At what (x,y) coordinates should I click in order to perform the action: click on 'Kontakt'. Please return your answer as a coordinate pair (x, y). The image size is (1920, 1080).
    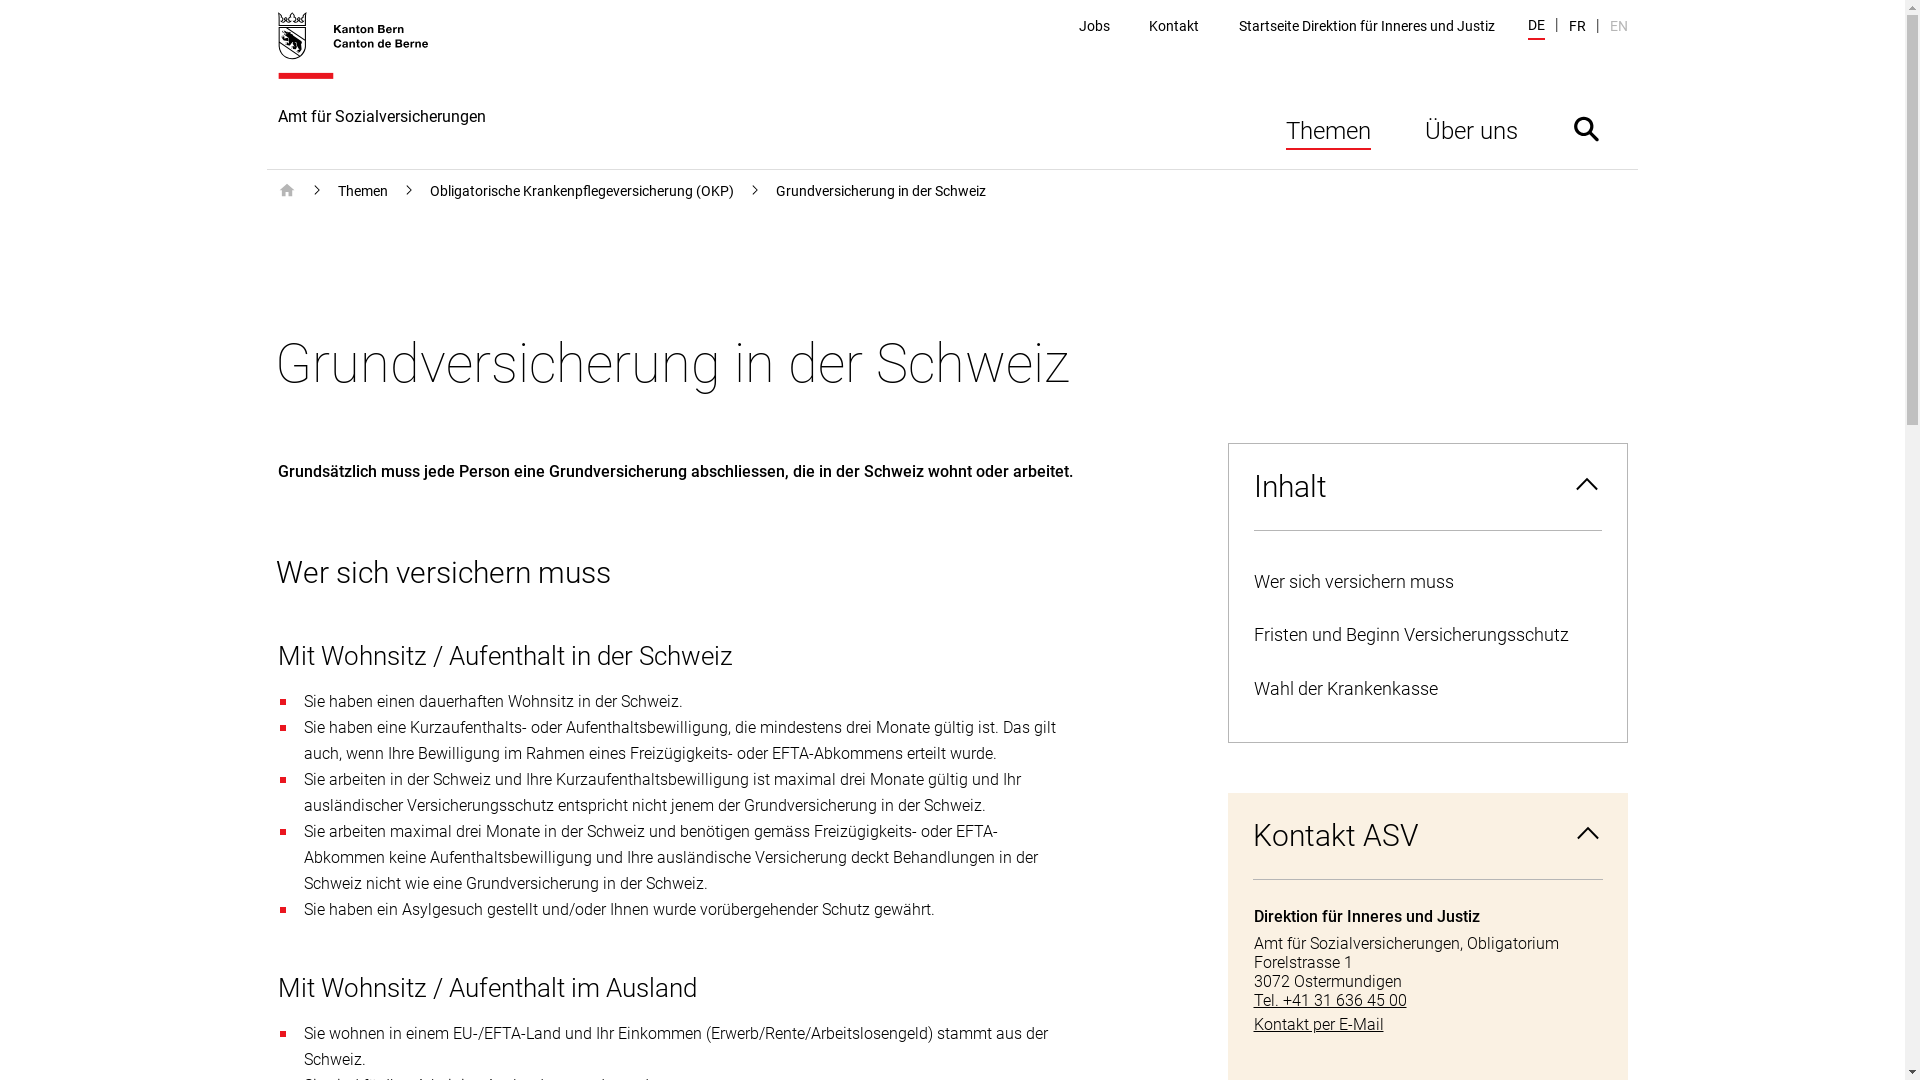
    Looking at the image, I should click on (1174, 26).